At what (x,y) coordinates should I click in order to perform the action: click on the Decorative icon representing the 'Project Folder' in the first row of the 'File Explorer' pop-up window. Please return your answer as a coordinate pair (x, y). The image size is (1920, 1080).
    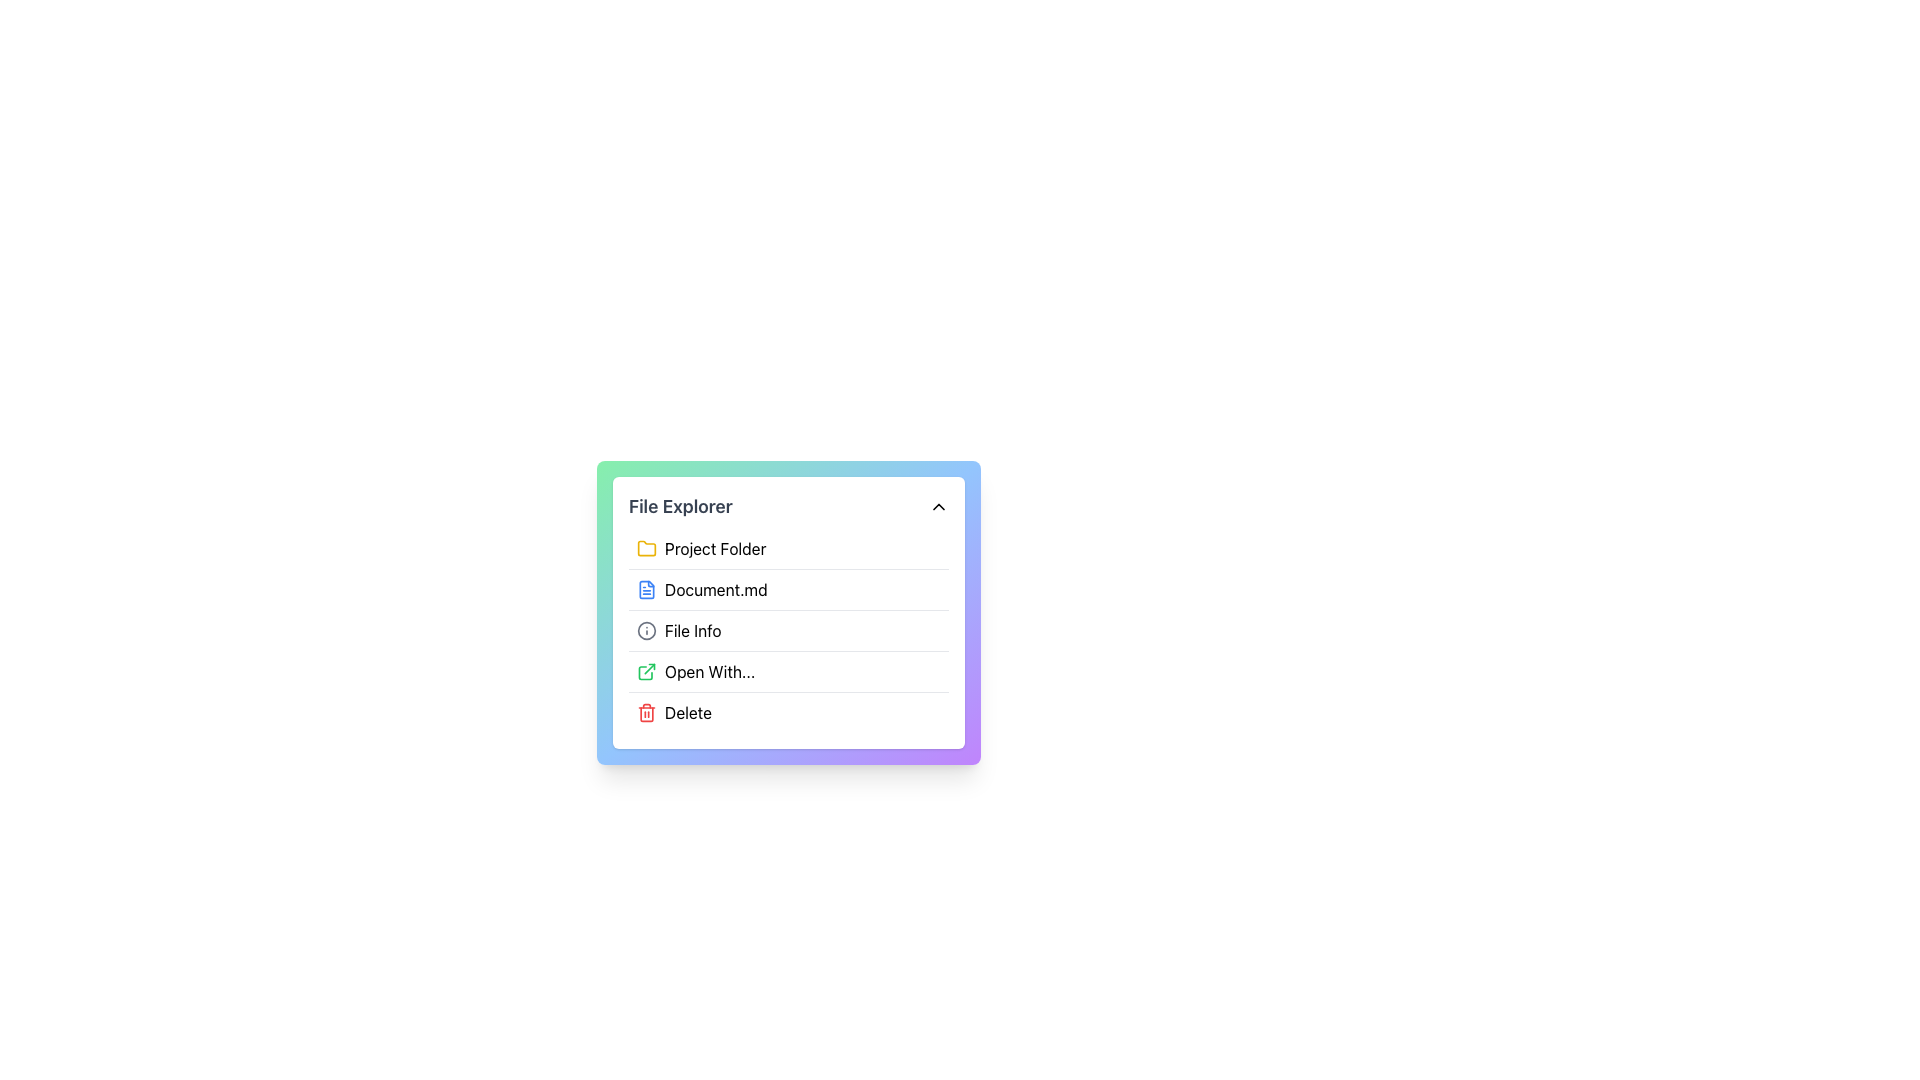
    Looking at the image, I should click on (647, 548).